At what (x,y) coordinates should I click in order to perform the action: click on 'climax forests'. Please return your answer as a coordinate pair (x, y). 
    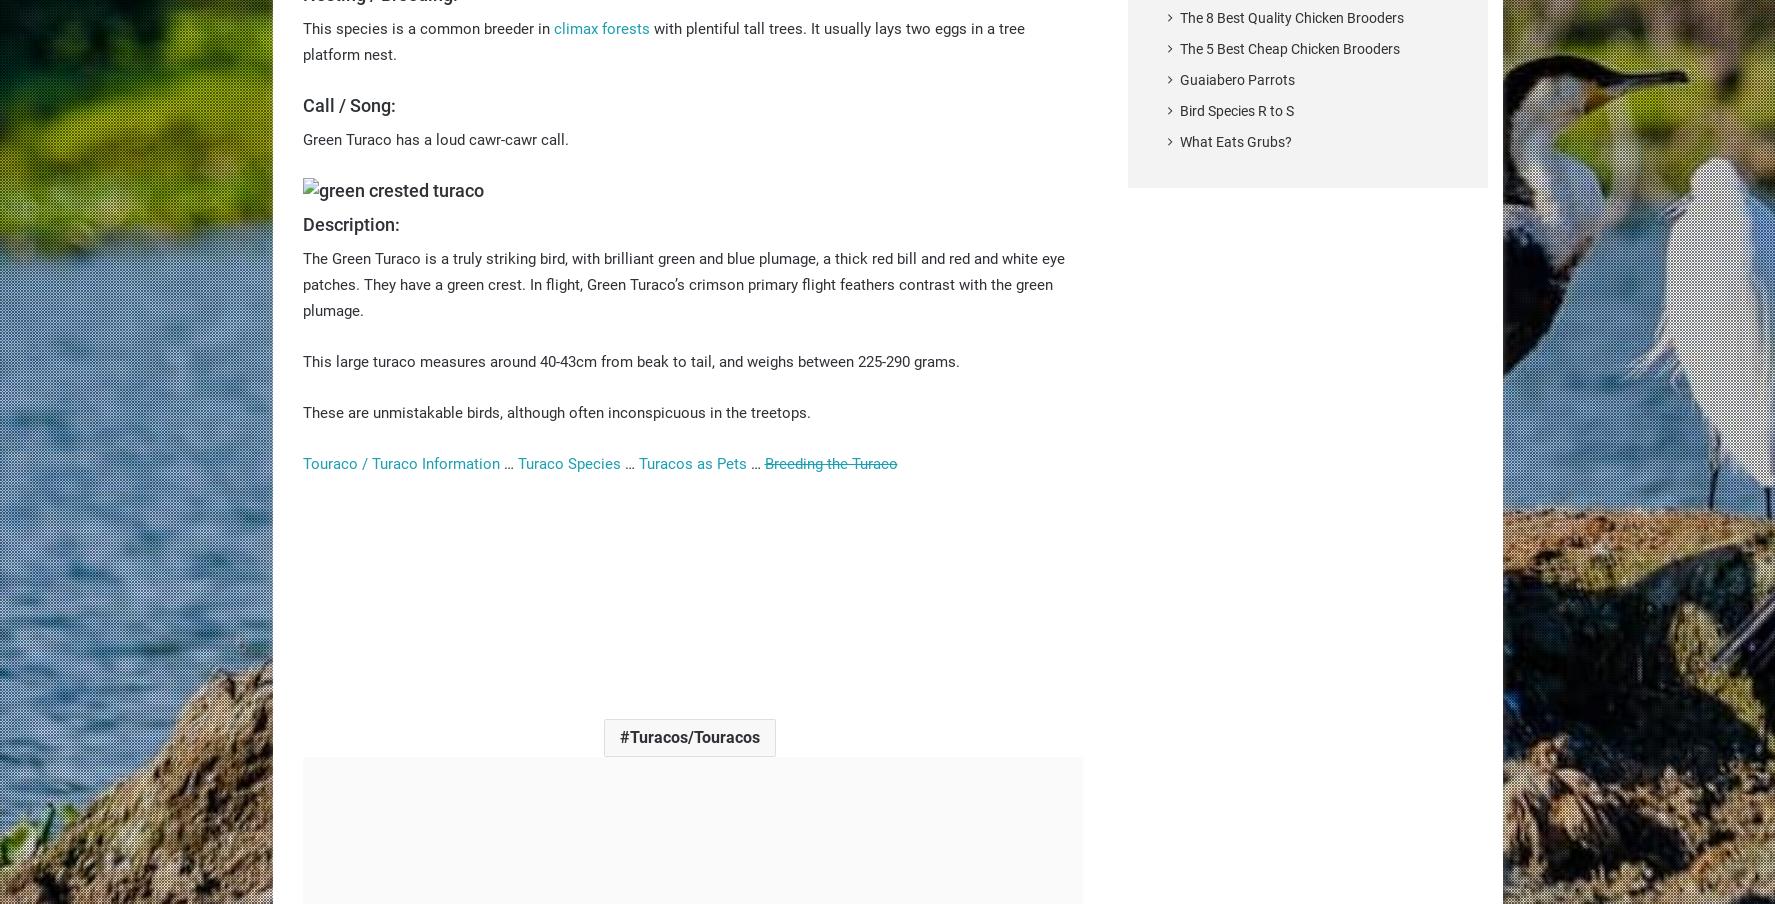
    Looking at the image, I should click on (601, 27).